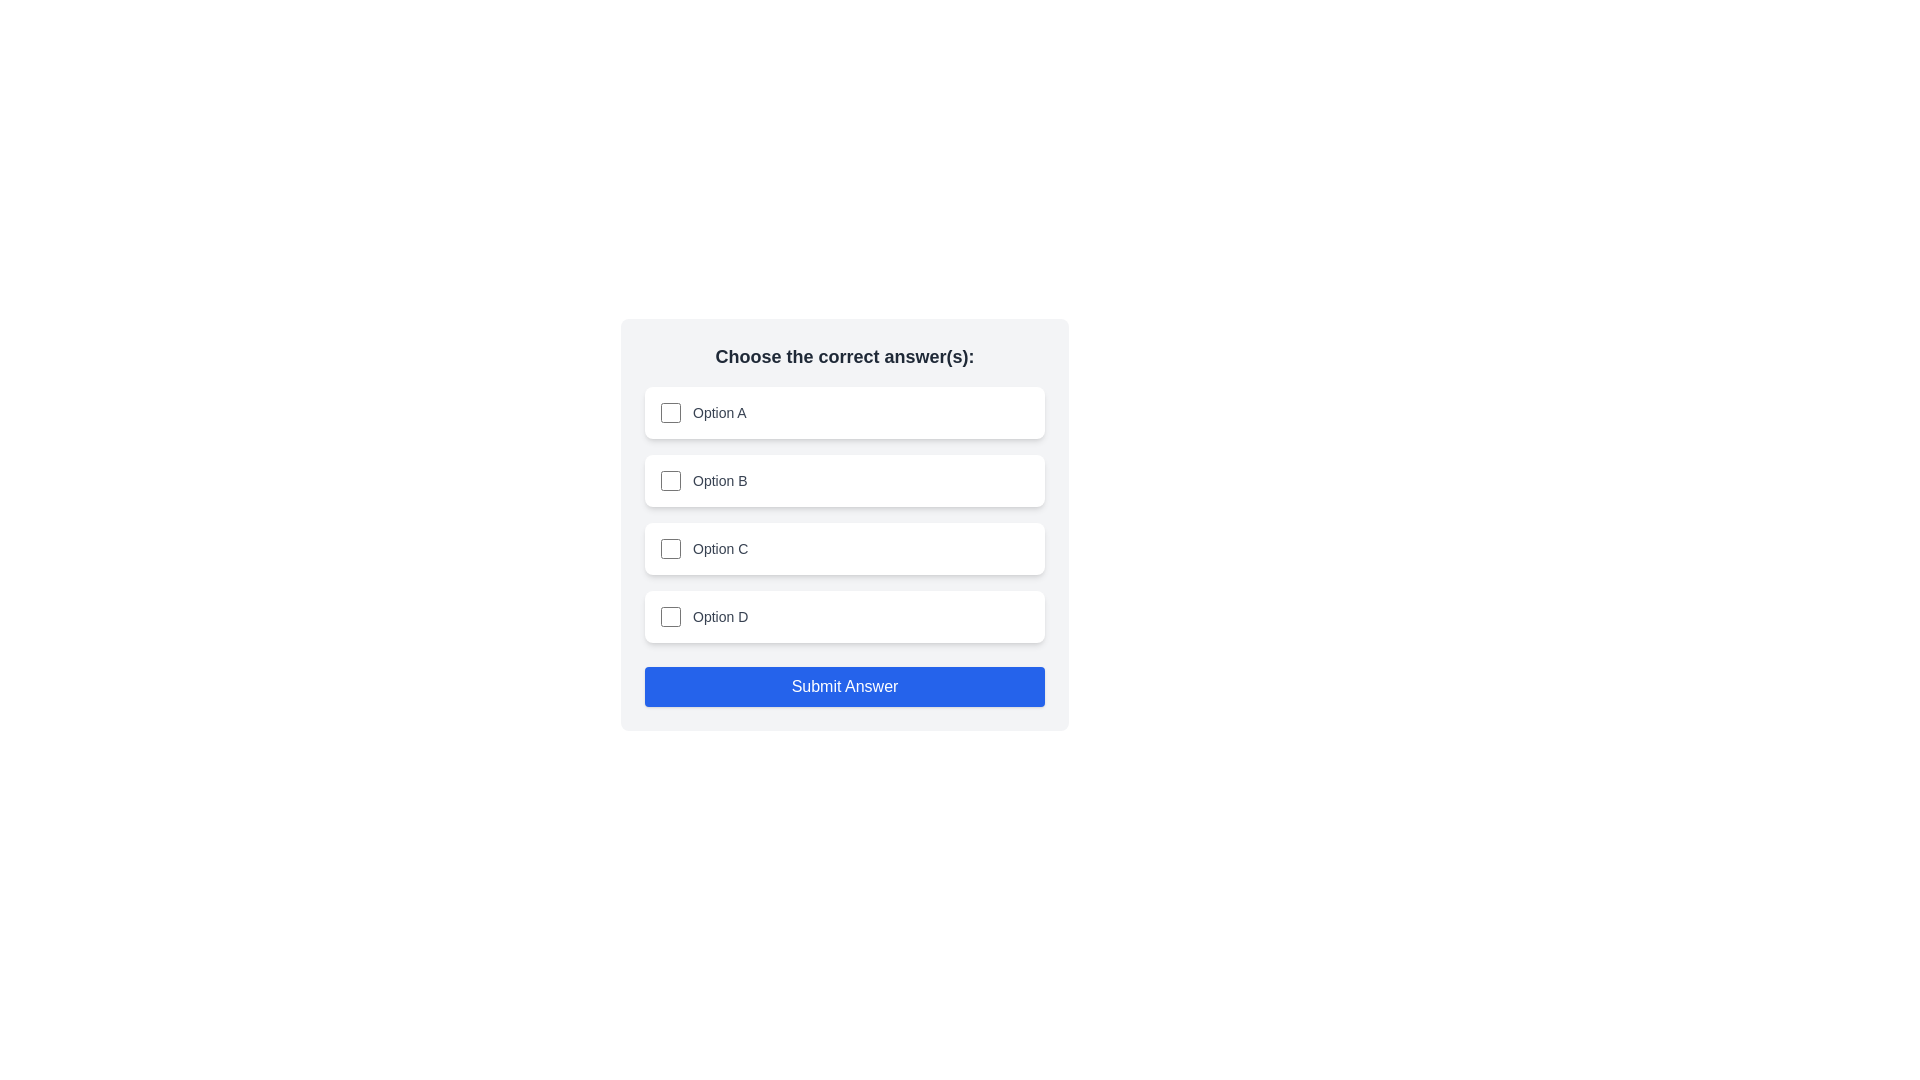  I want to click on the checkbox corresponding to Option D, so click(671, 616).